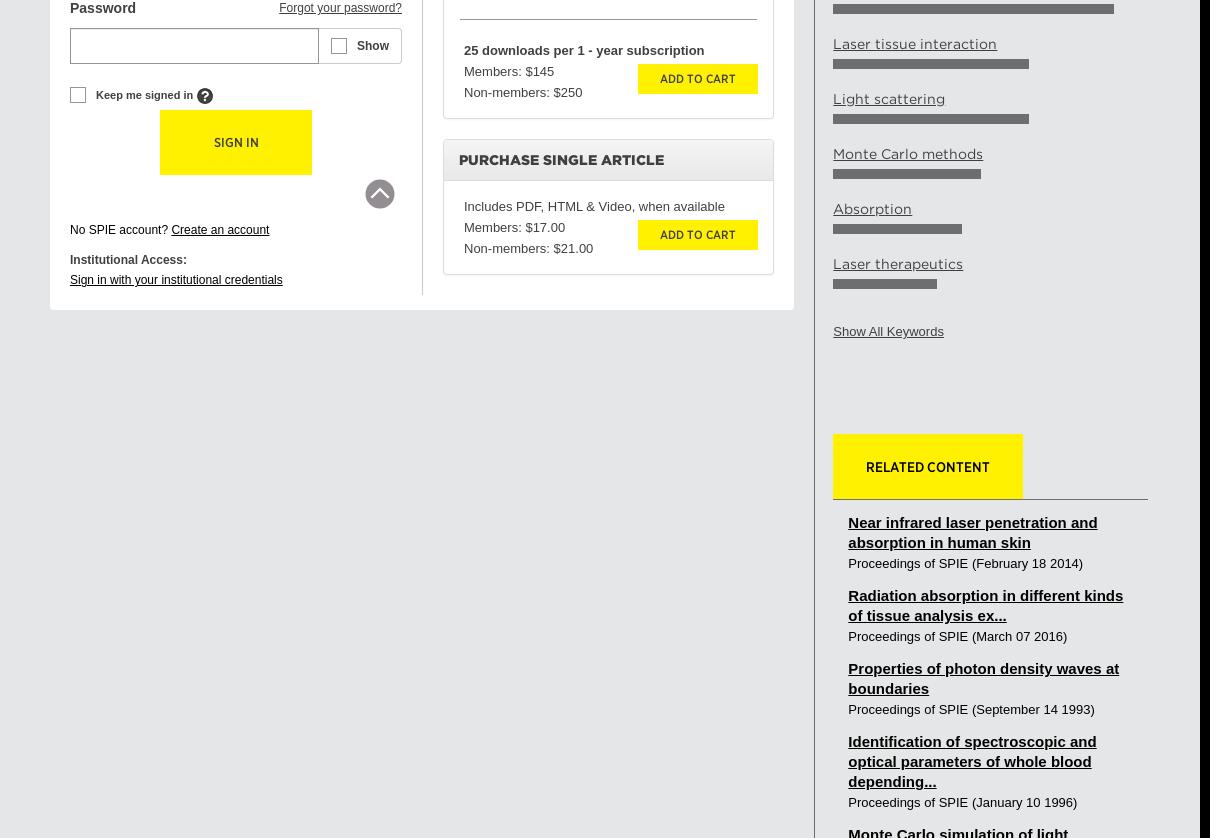 Image resolution: width=1210 pixels, height=838 pixels. What do you see at coordinates (906, 154) in the screenshot?
I see `'Monte Carlo methods'` at bounding box center [906, 154].